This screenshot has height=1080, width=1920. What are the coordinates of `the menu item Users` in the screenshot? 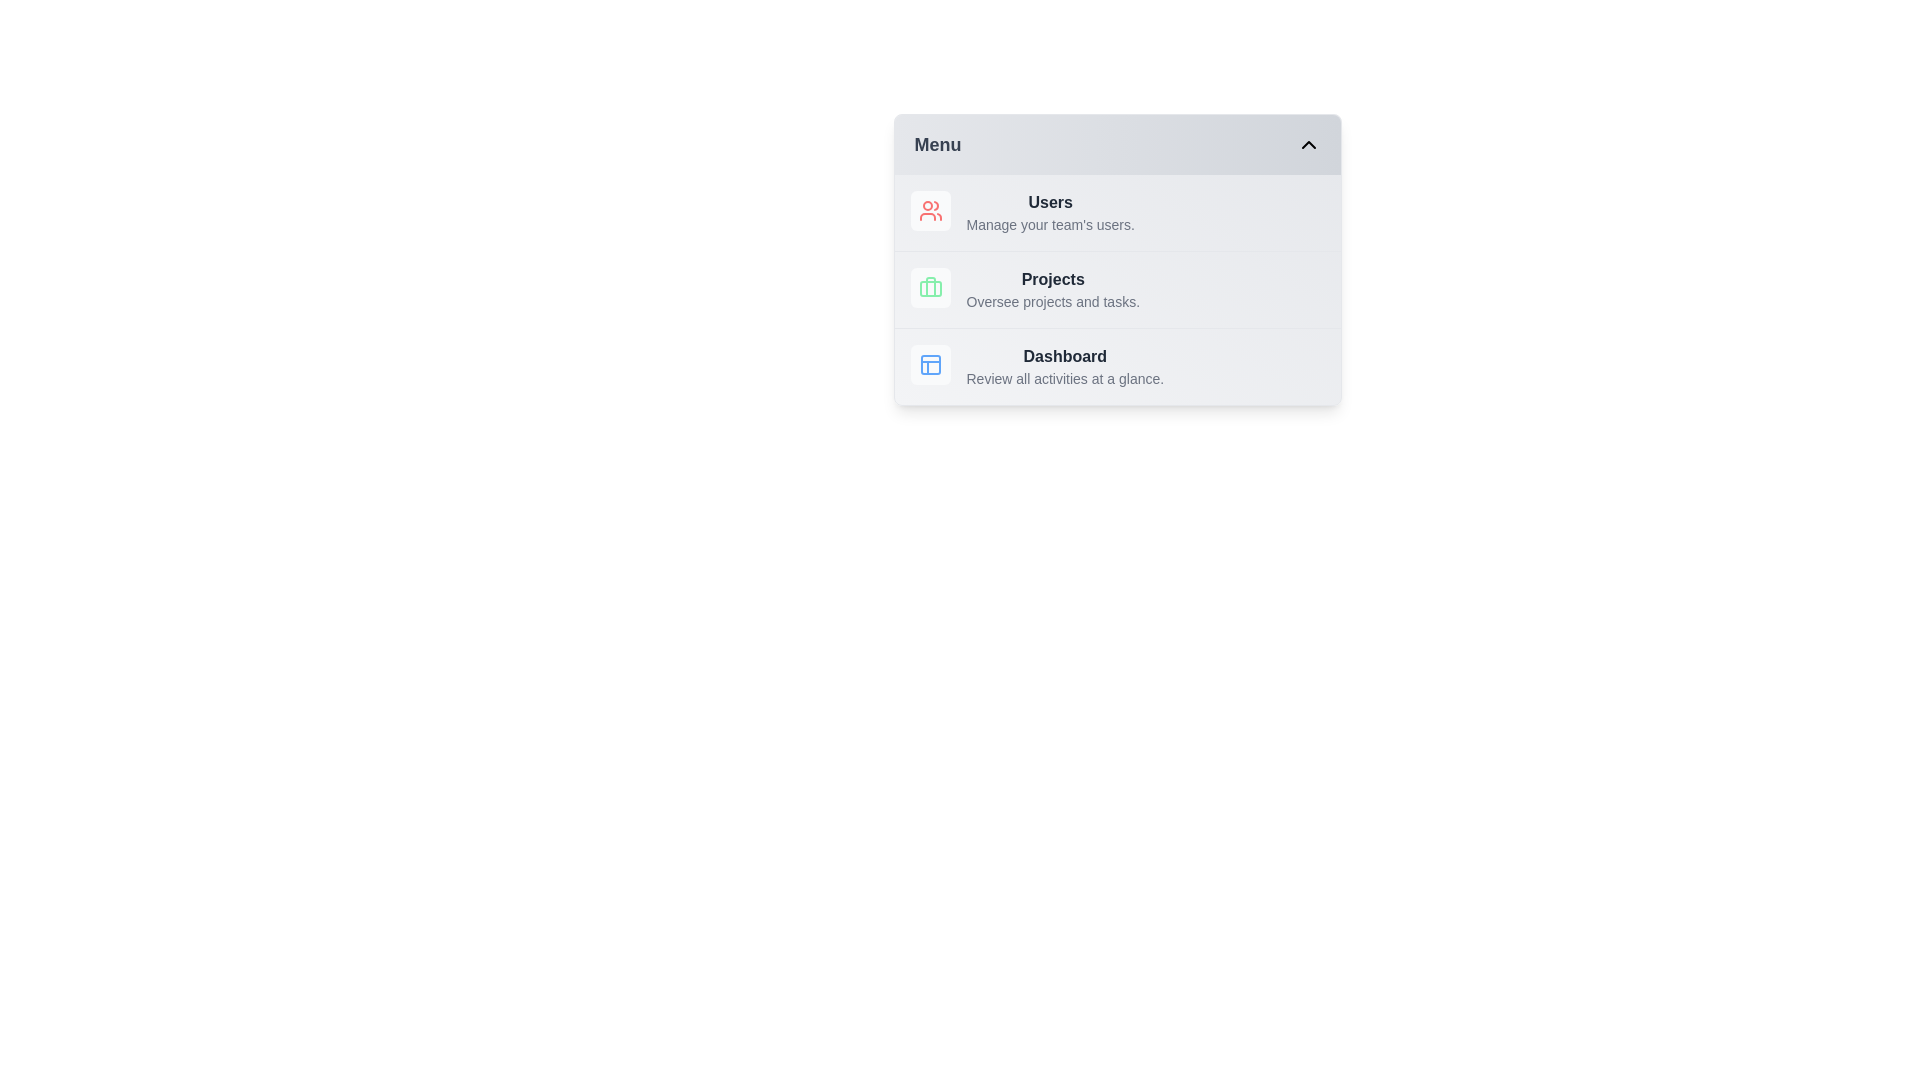 It's located at (1116, 212).